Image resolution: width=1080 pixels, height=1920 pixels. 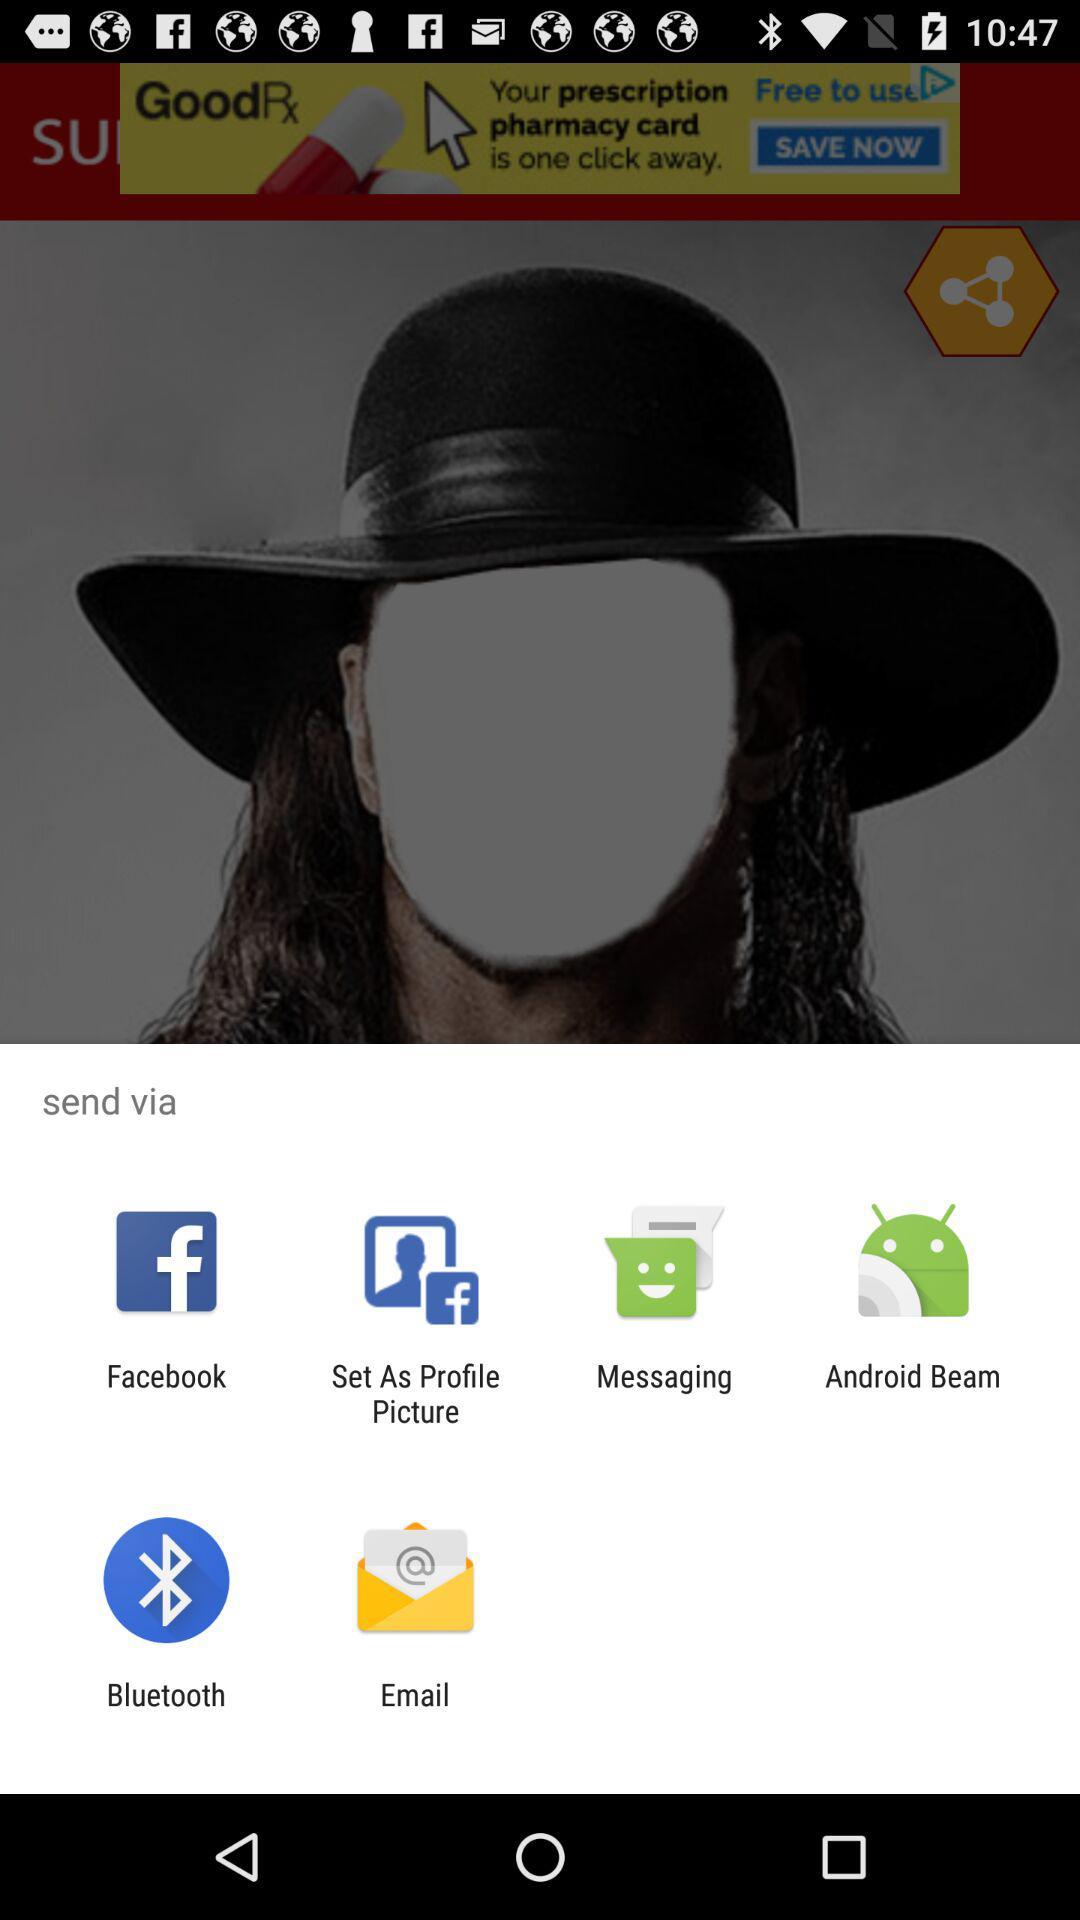 What do you see at coordinates (414, 1392) in the screenshot?
I see `the icon next to the messaging app` at bounding box center [414, 1392].